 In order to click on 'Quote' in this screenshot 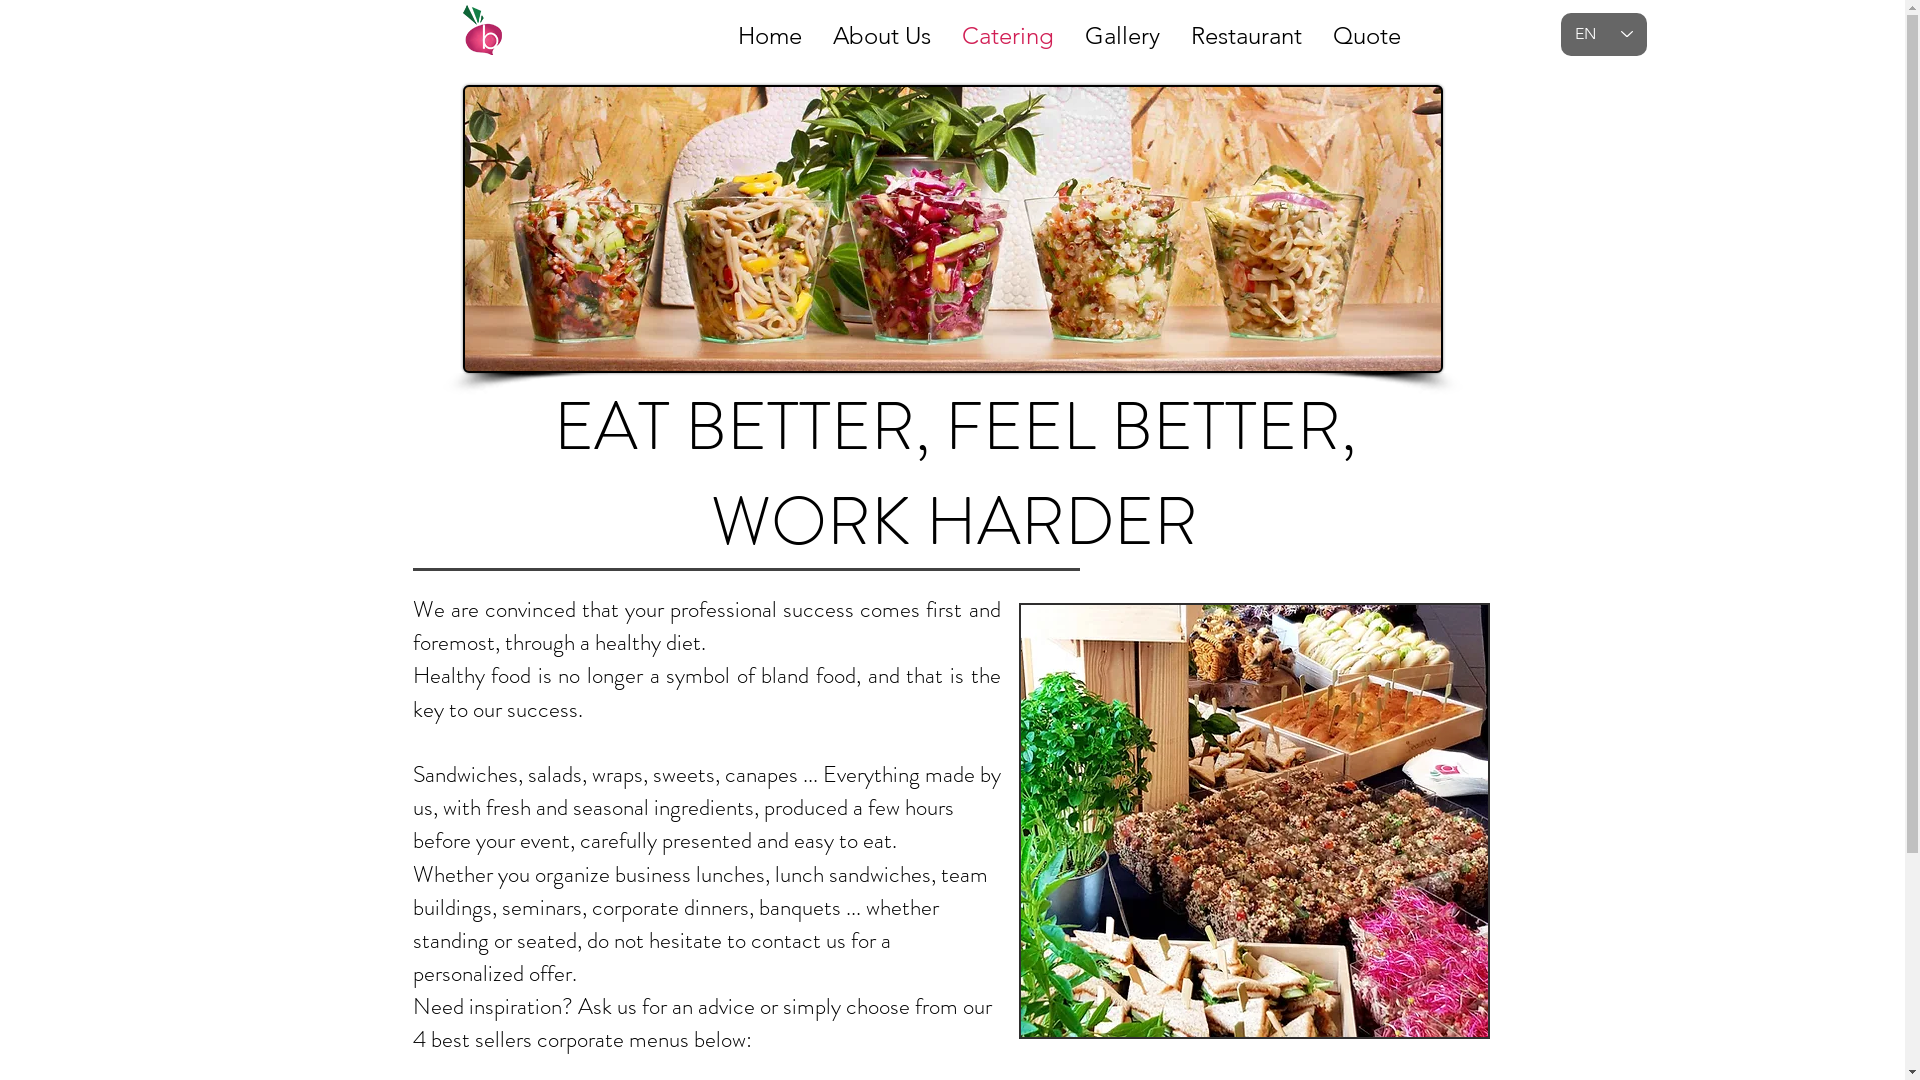, I will do `click(1366, 30)`.